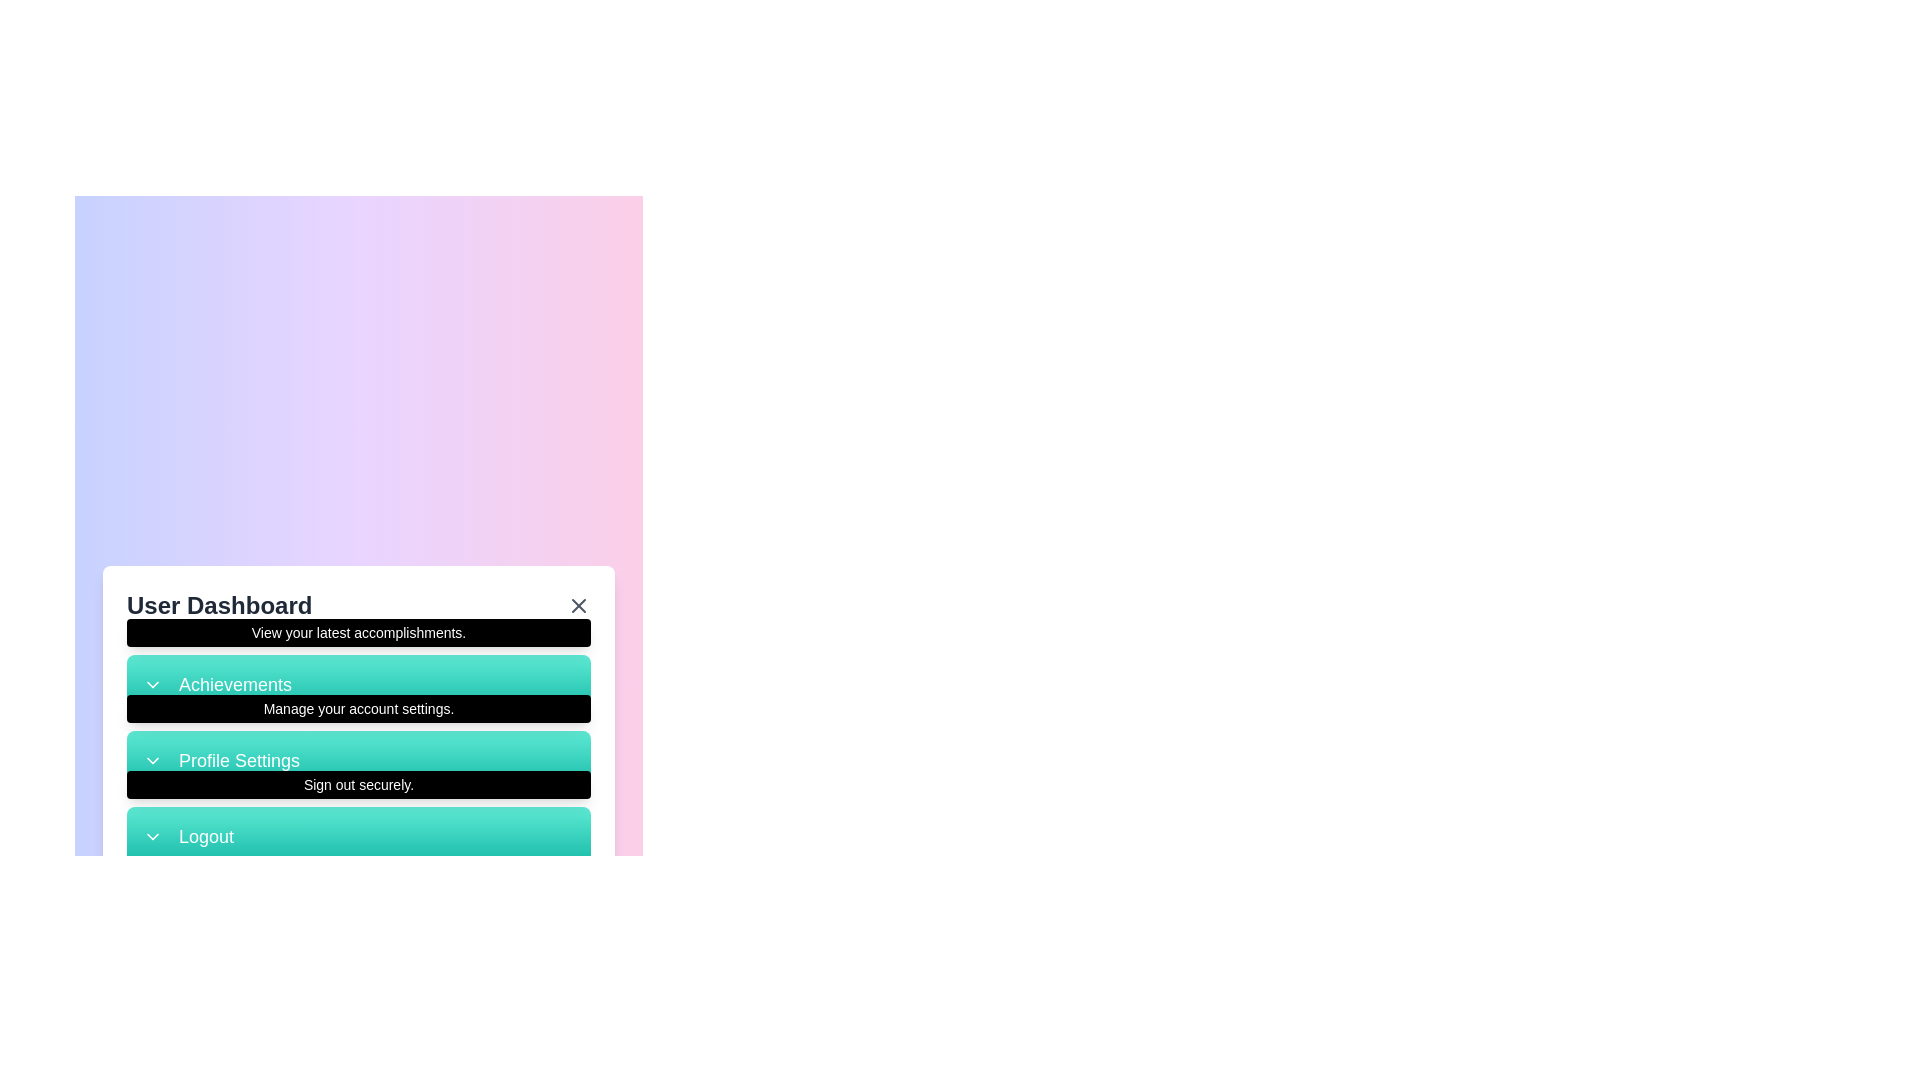 The width and height of the screenshot is (1920, 1080). Describe the element at coordinates (359, 759) in the screenshot. I see `the user account settings button, which is the second item in the list positioned between 'Achievements' and 'Logout'` at that location.